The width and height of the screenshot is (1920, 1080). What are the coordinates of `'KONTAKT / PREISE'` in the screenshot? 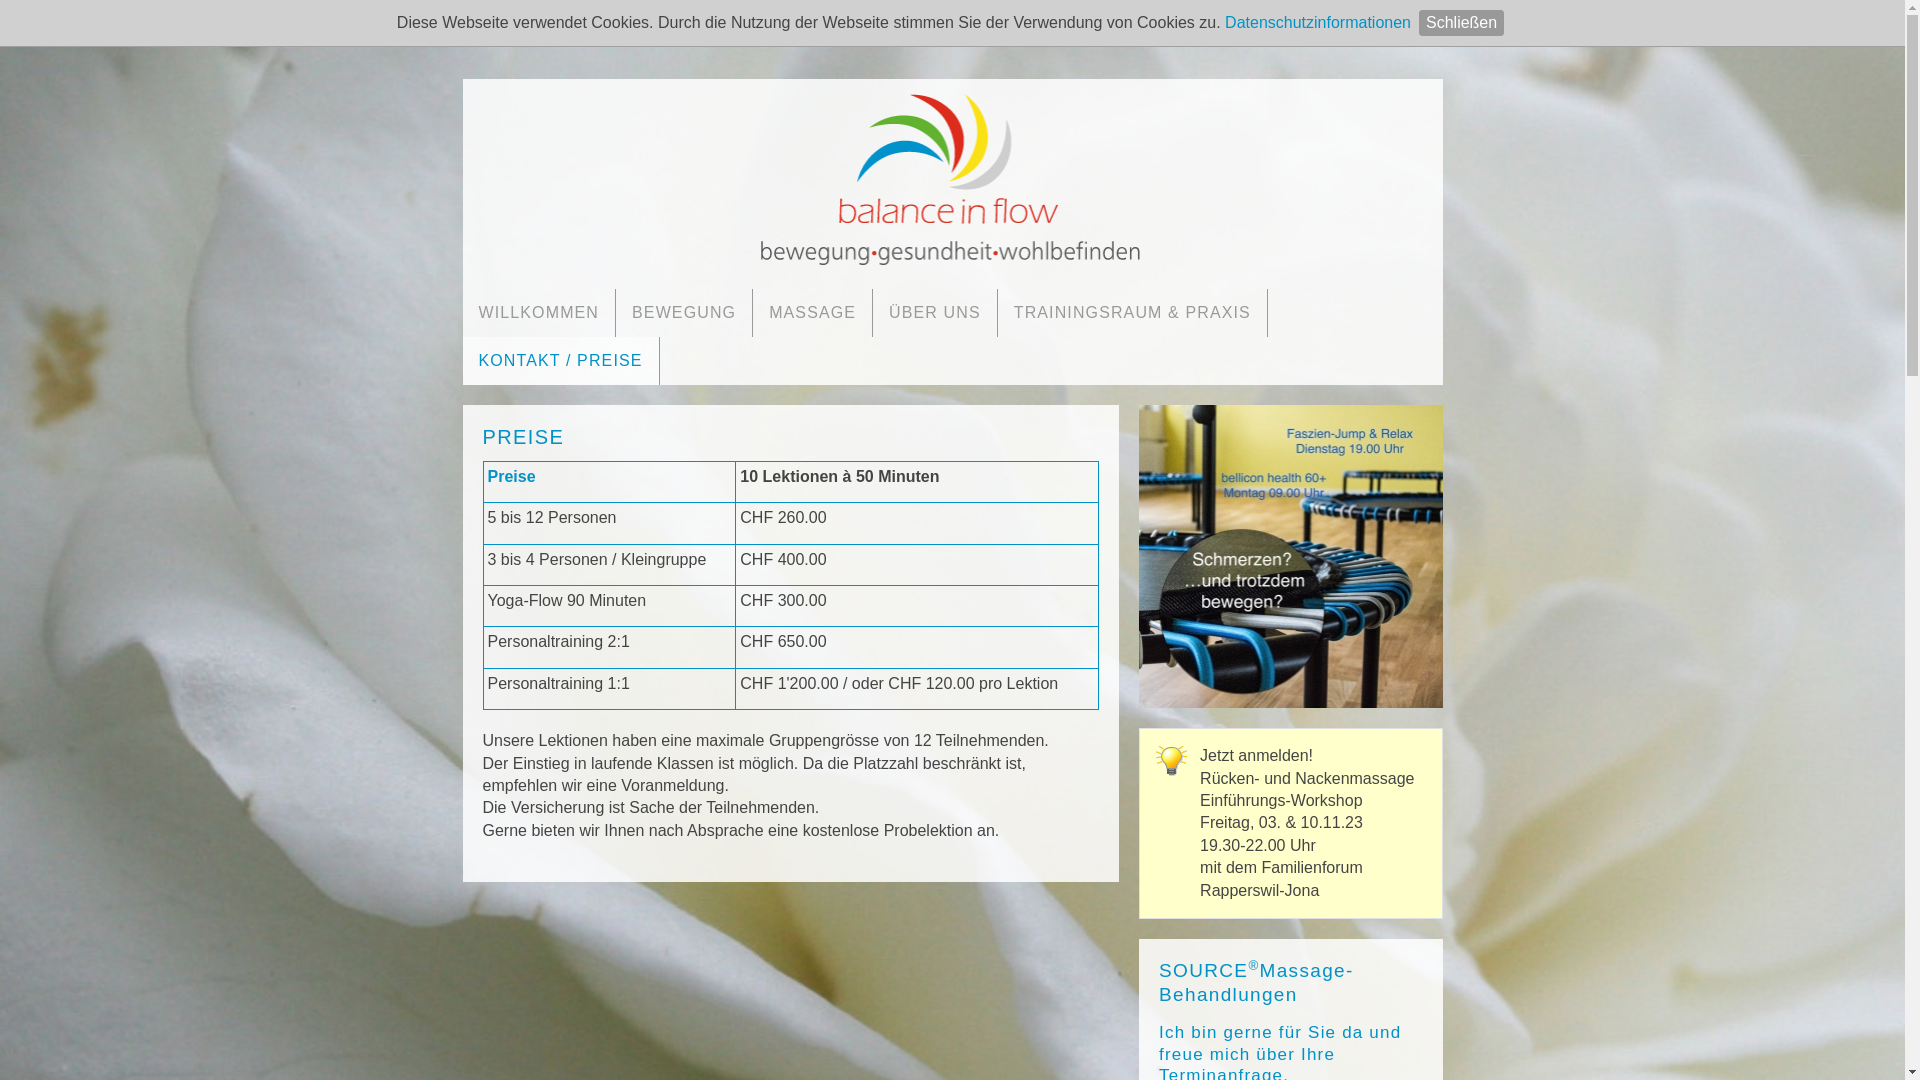 It's located at (460, 361).